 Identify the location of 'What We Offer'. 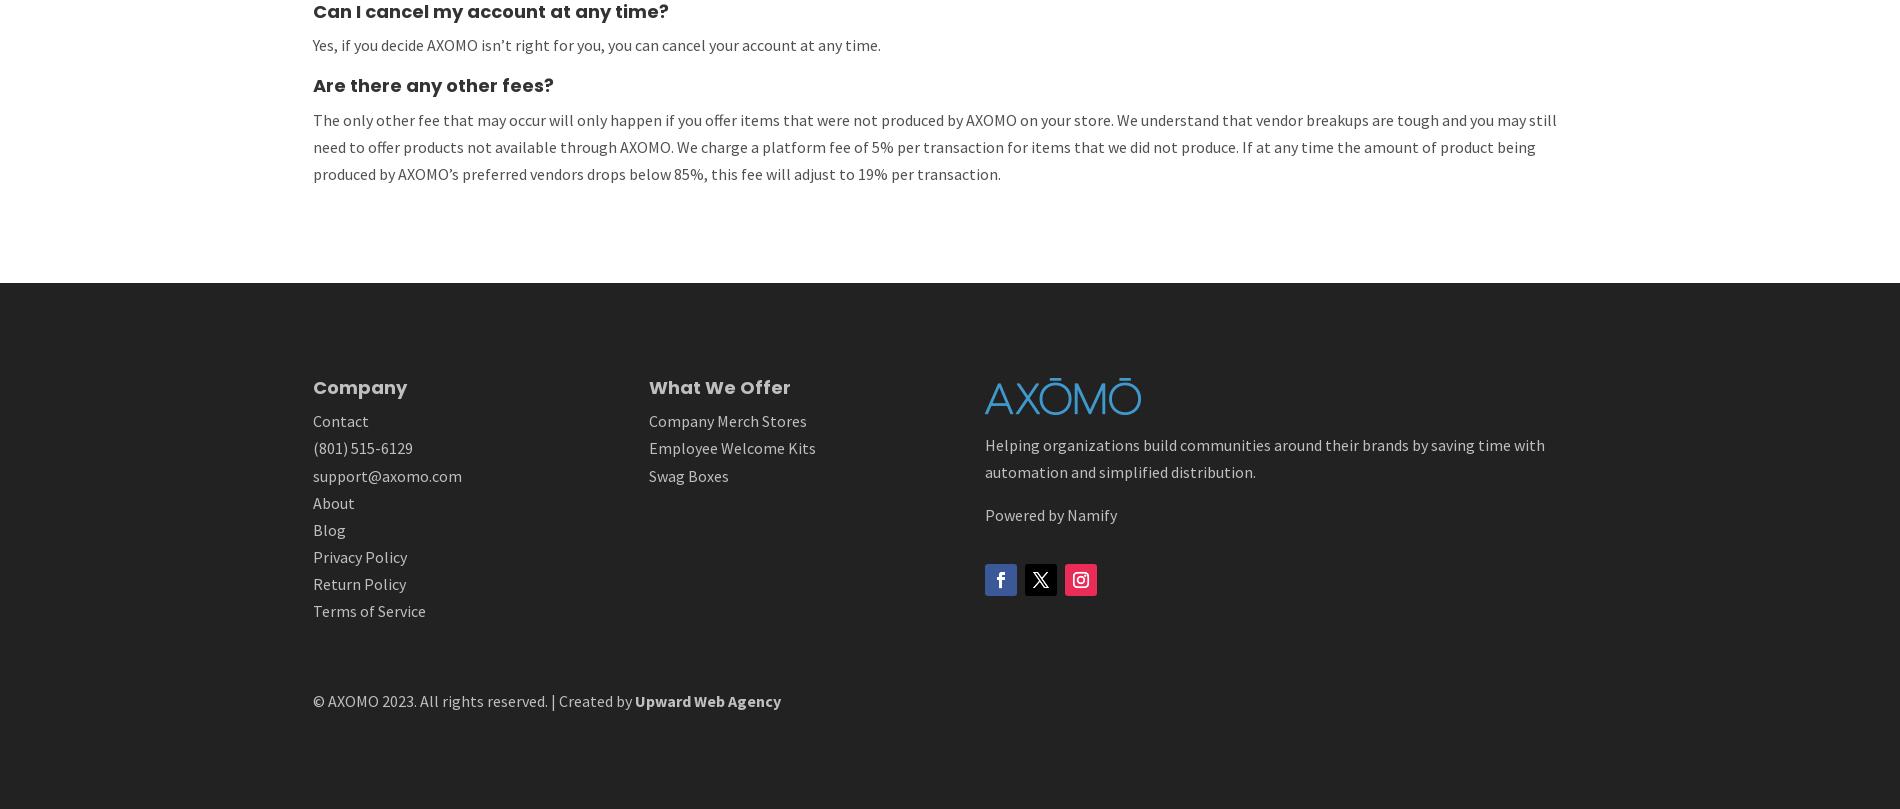
(648, 386).